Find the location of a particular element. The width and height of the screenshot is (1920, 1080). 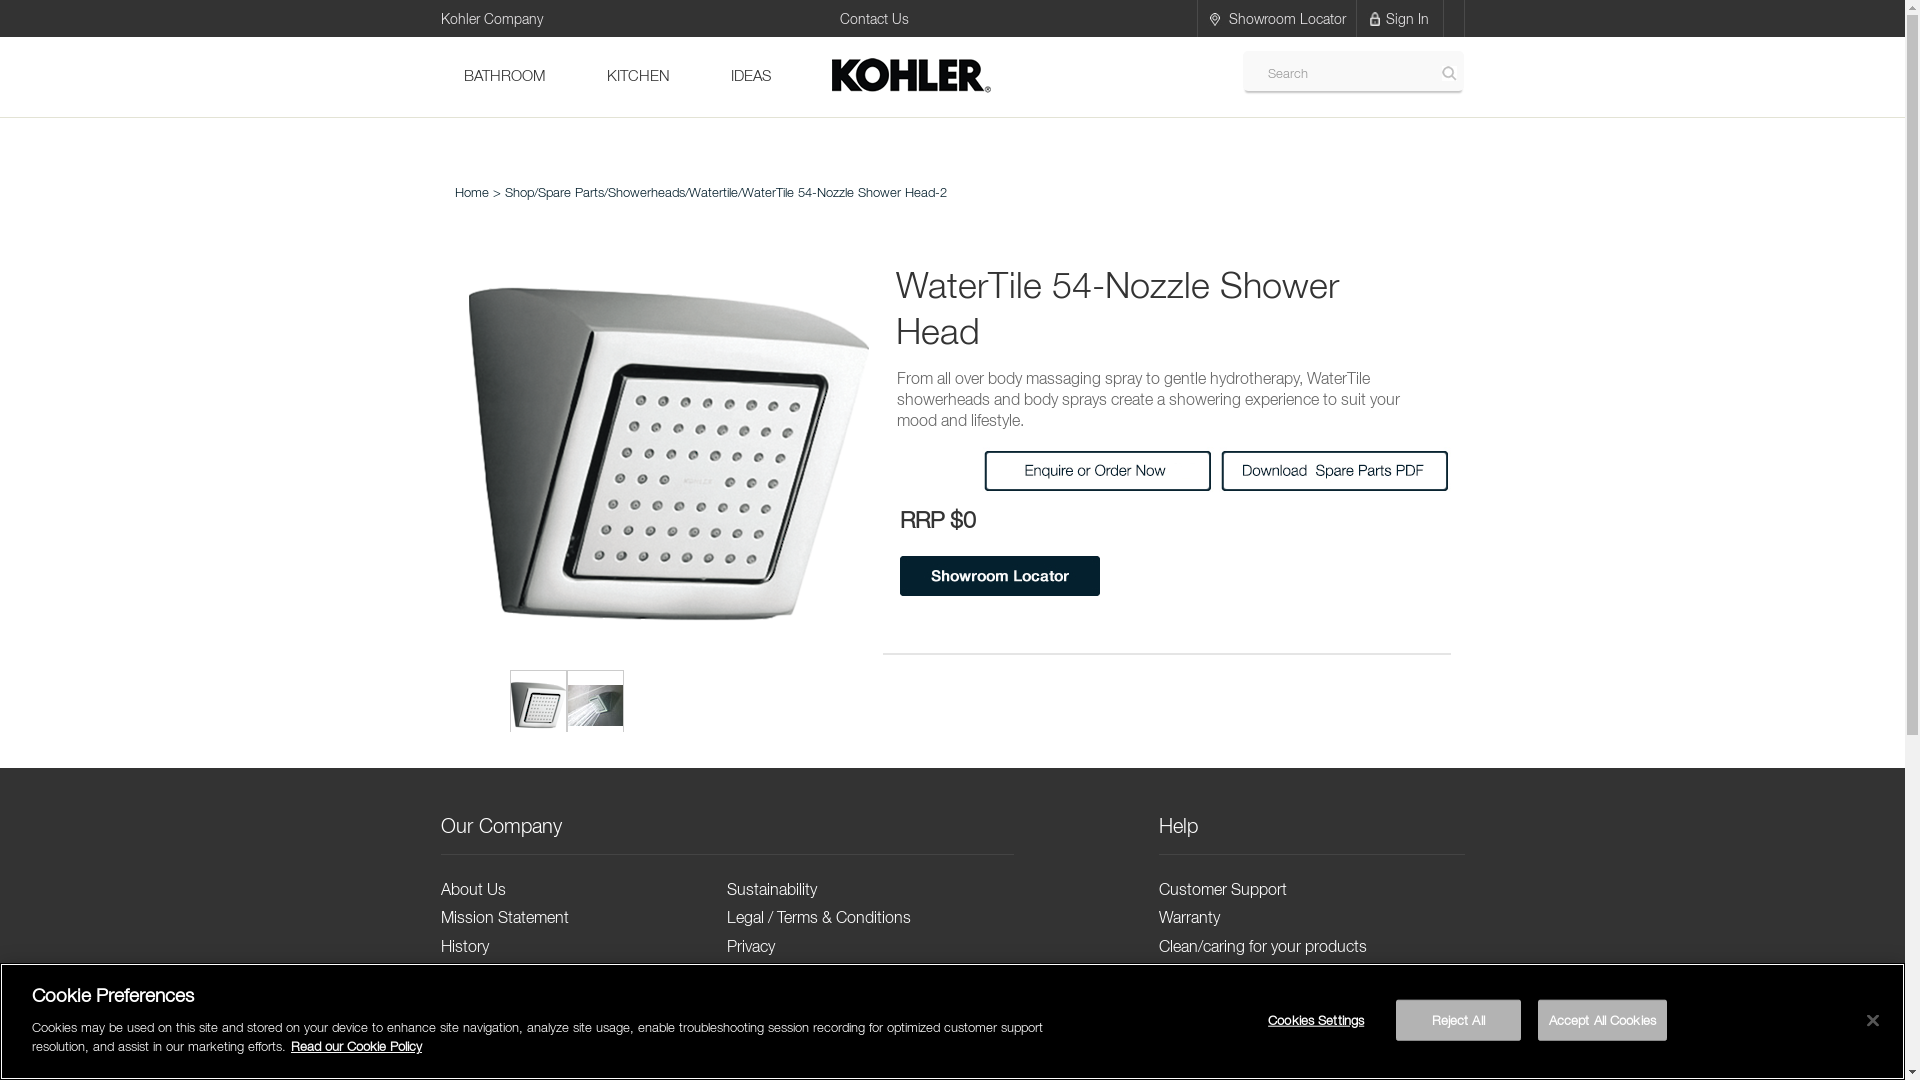

'Service Request Form' is located at coordinates (1233, 974).